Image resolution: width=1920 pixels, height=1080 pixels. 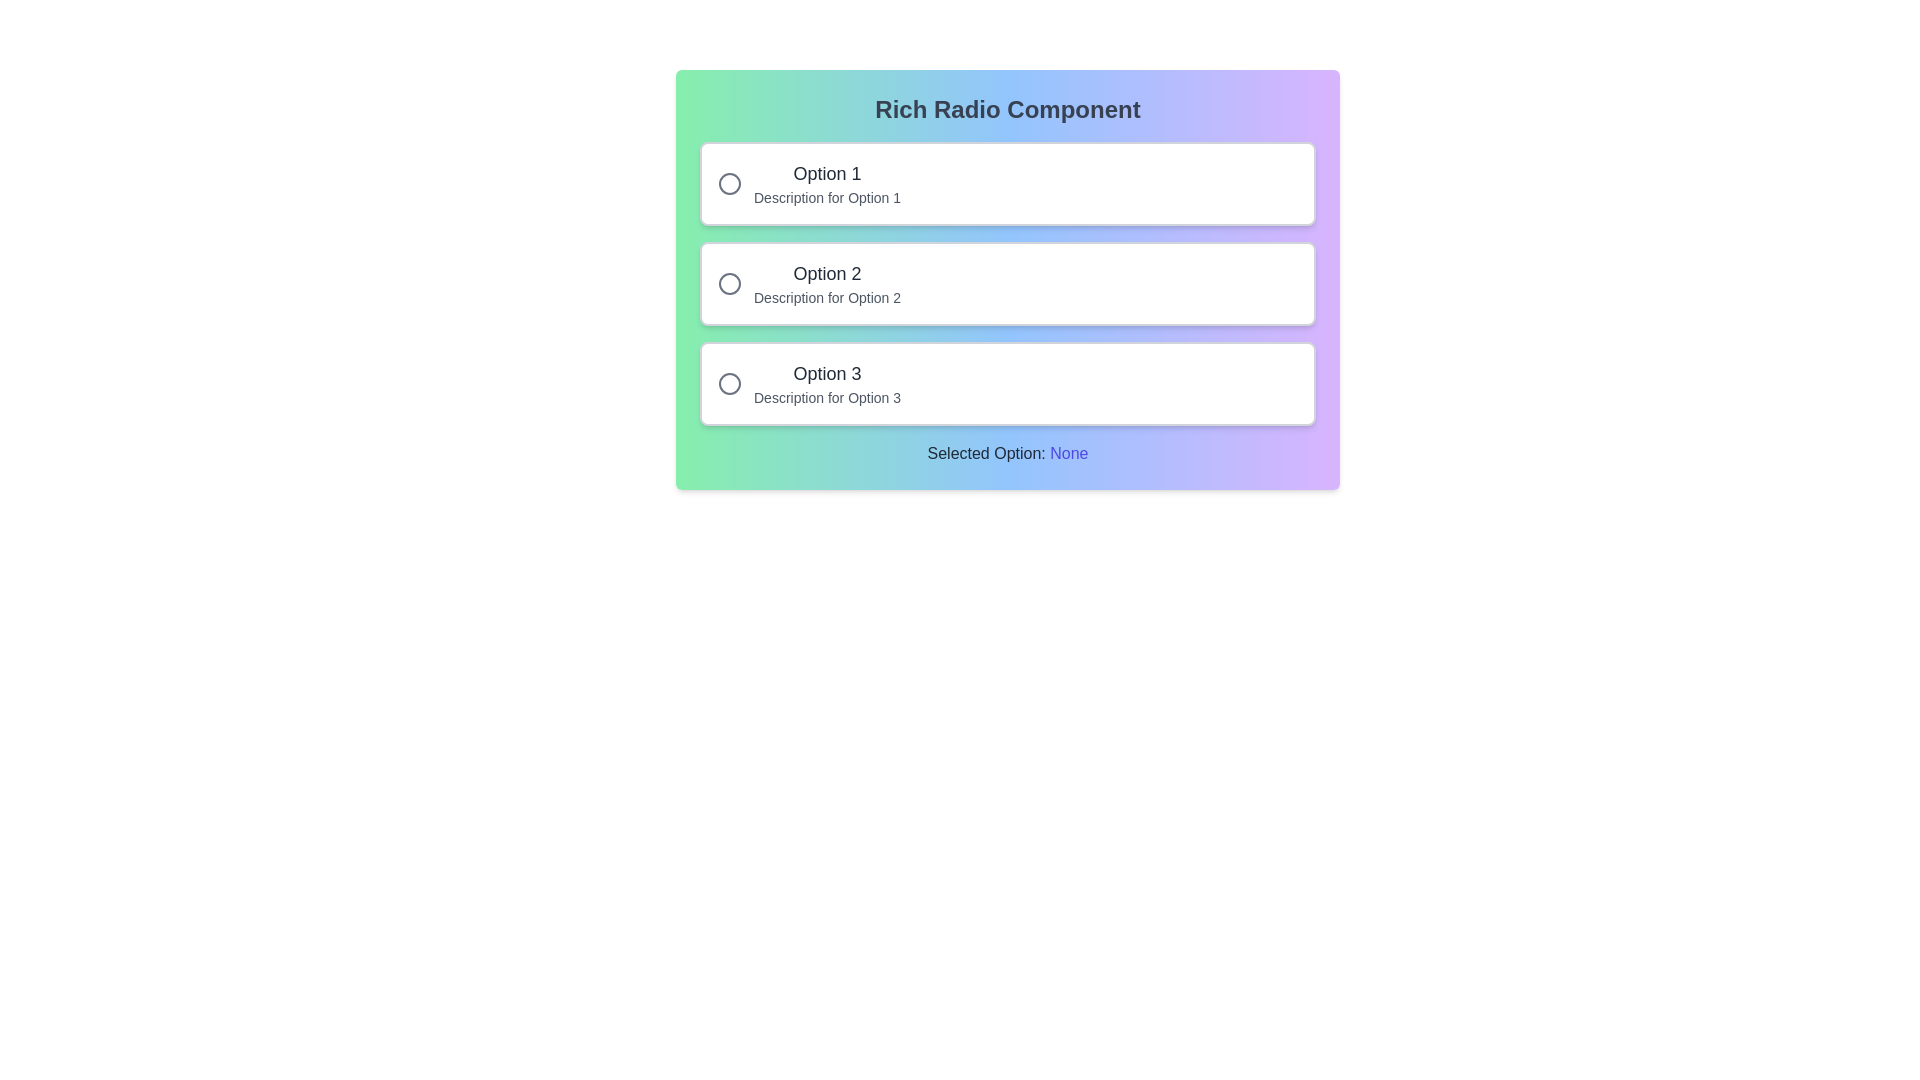 I want to click on the text label that provides the title and description for the second option in the selectable list, so click(x=827, y=284).